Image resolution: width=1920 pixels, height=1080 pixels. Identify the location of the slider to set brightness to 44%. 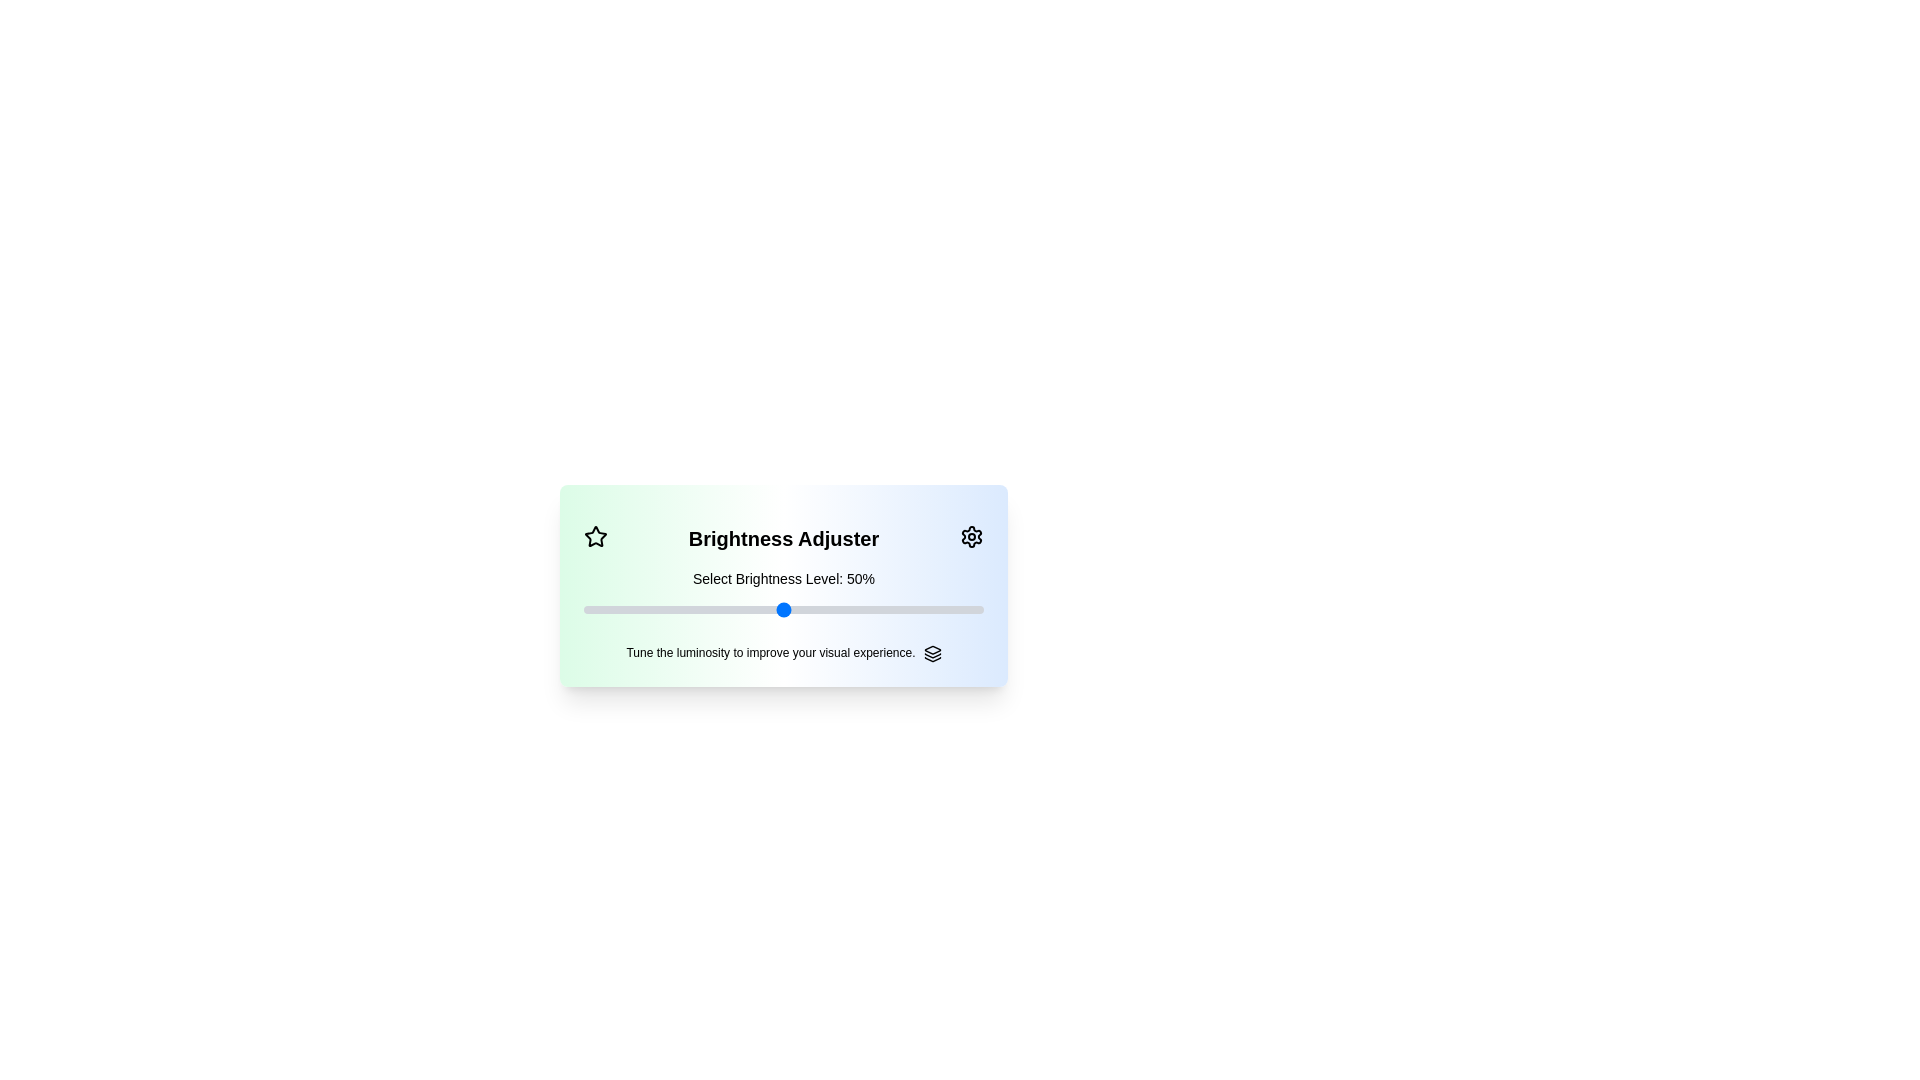
(583, 608).